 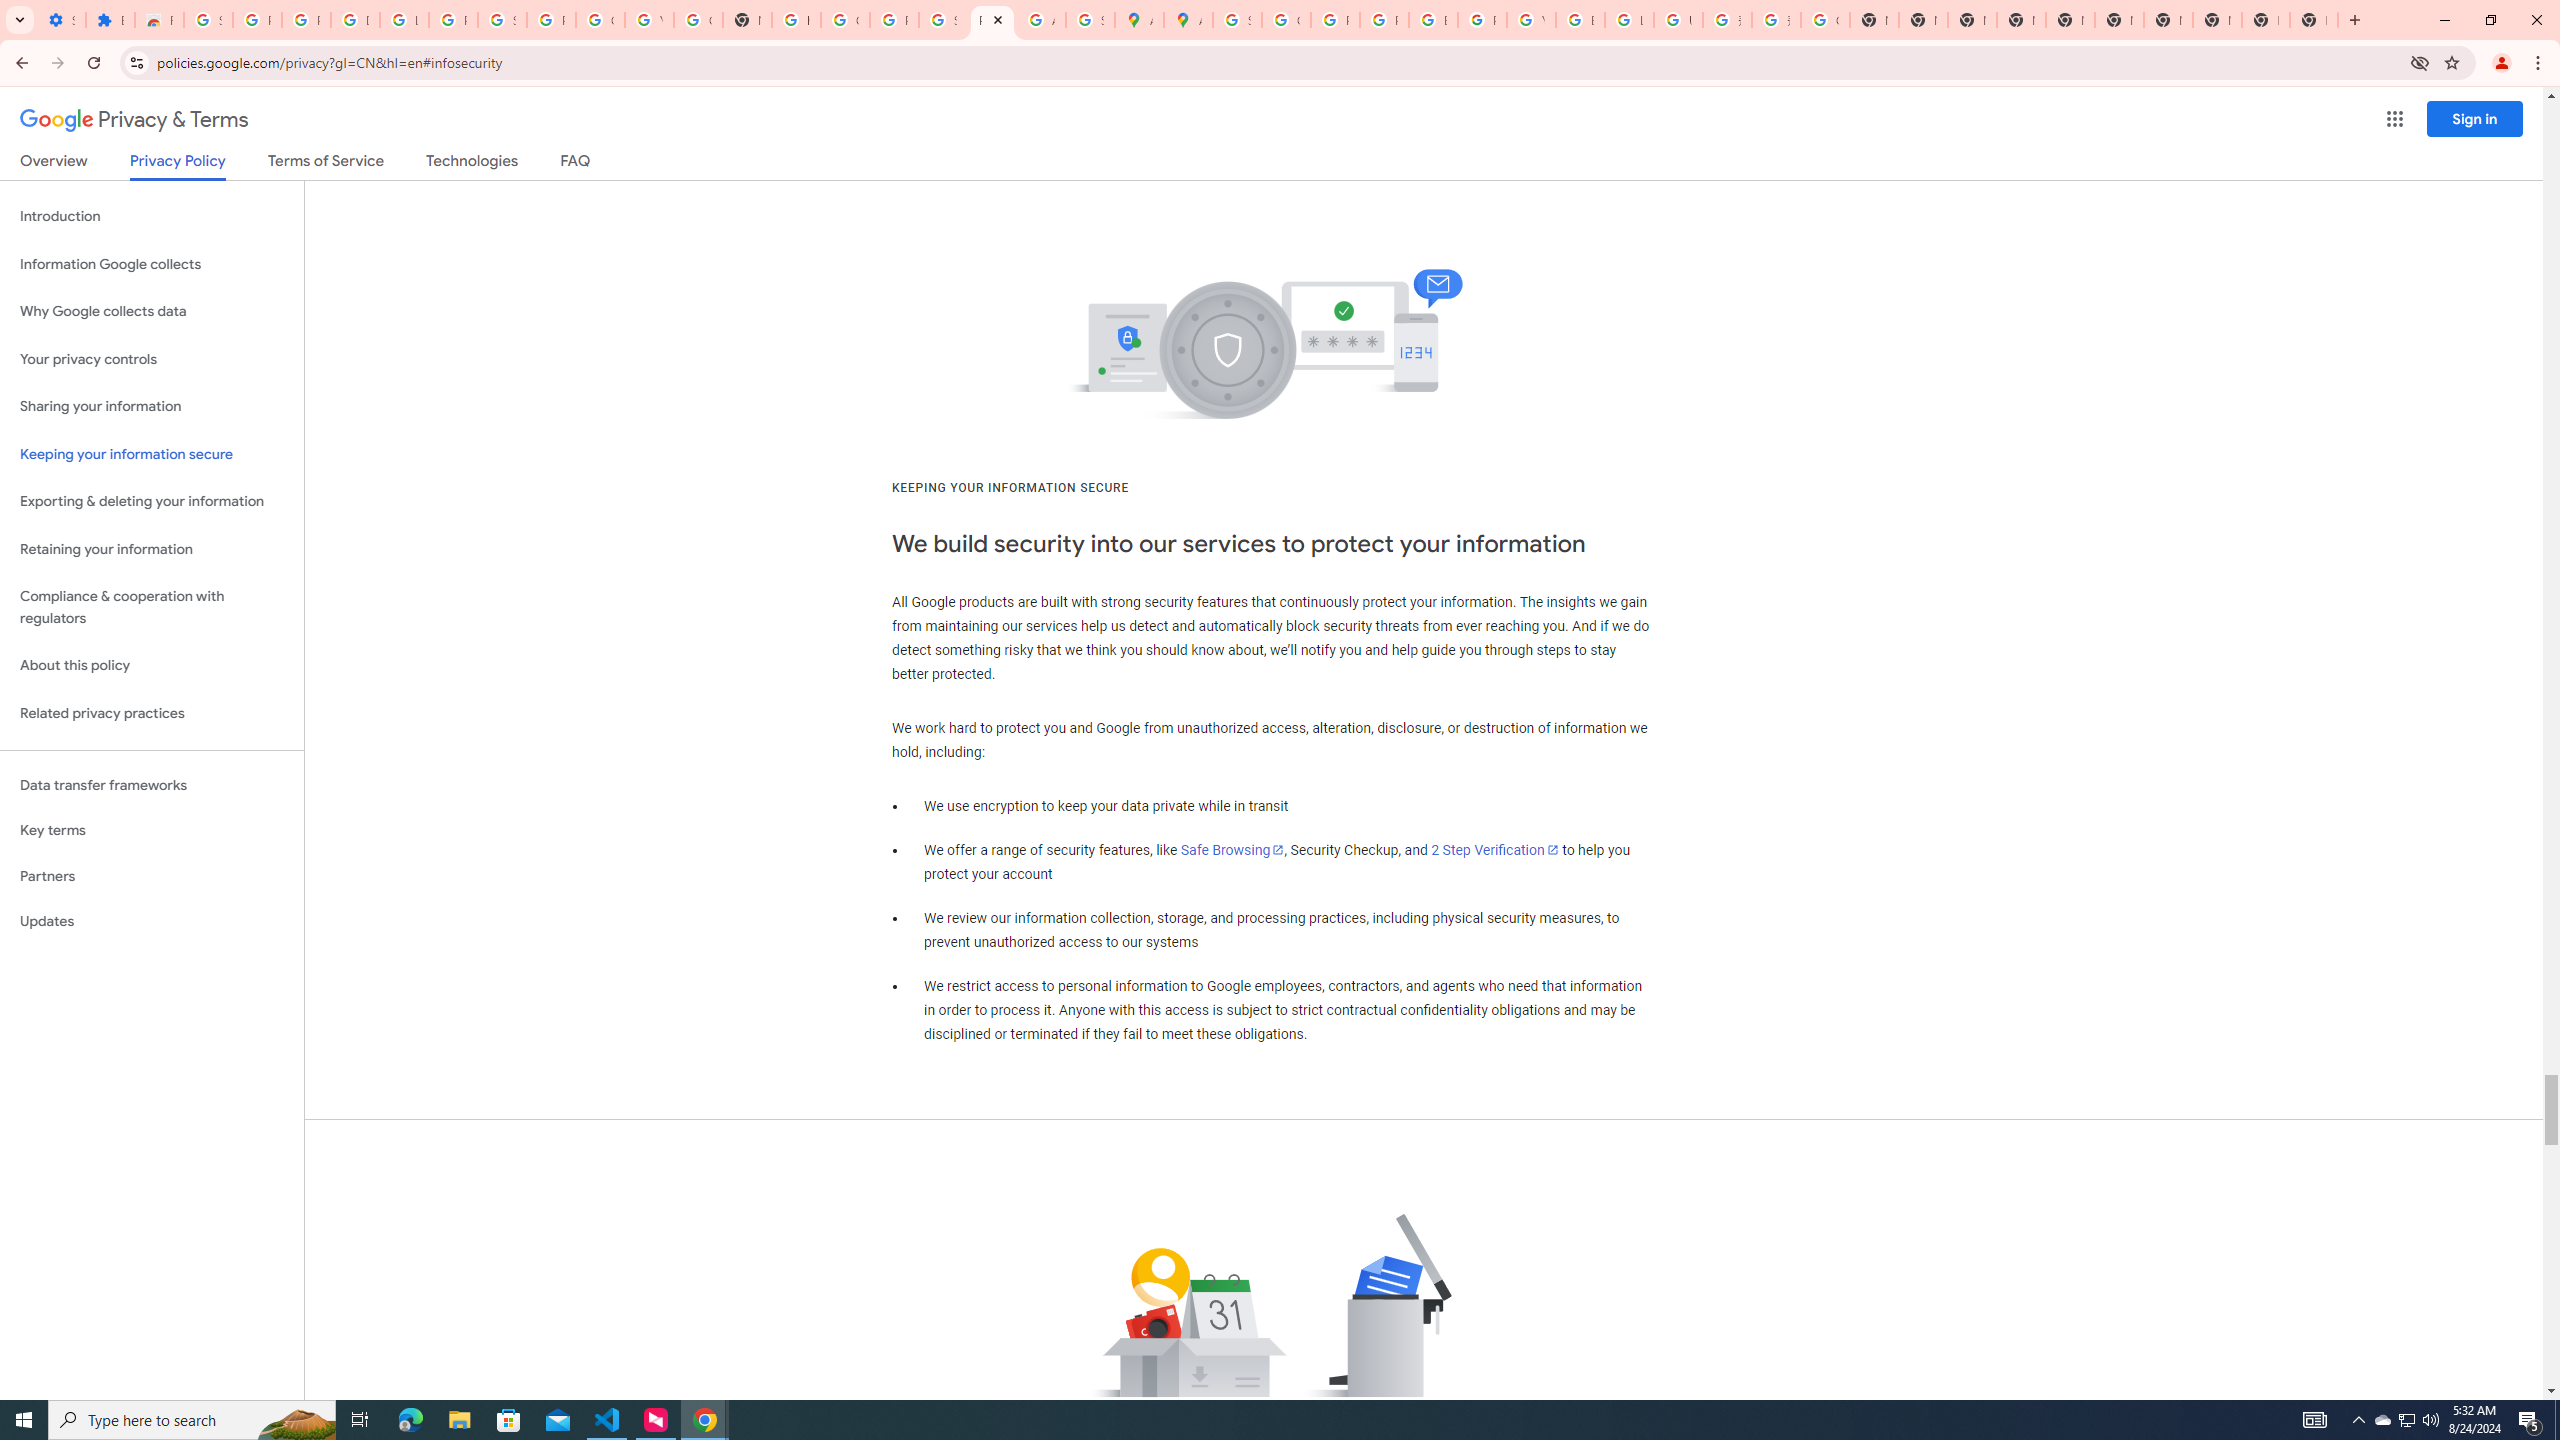 I want to click on 'Delete photos & videos - Computer - Google Photos Help', so click(x=354, y=19).